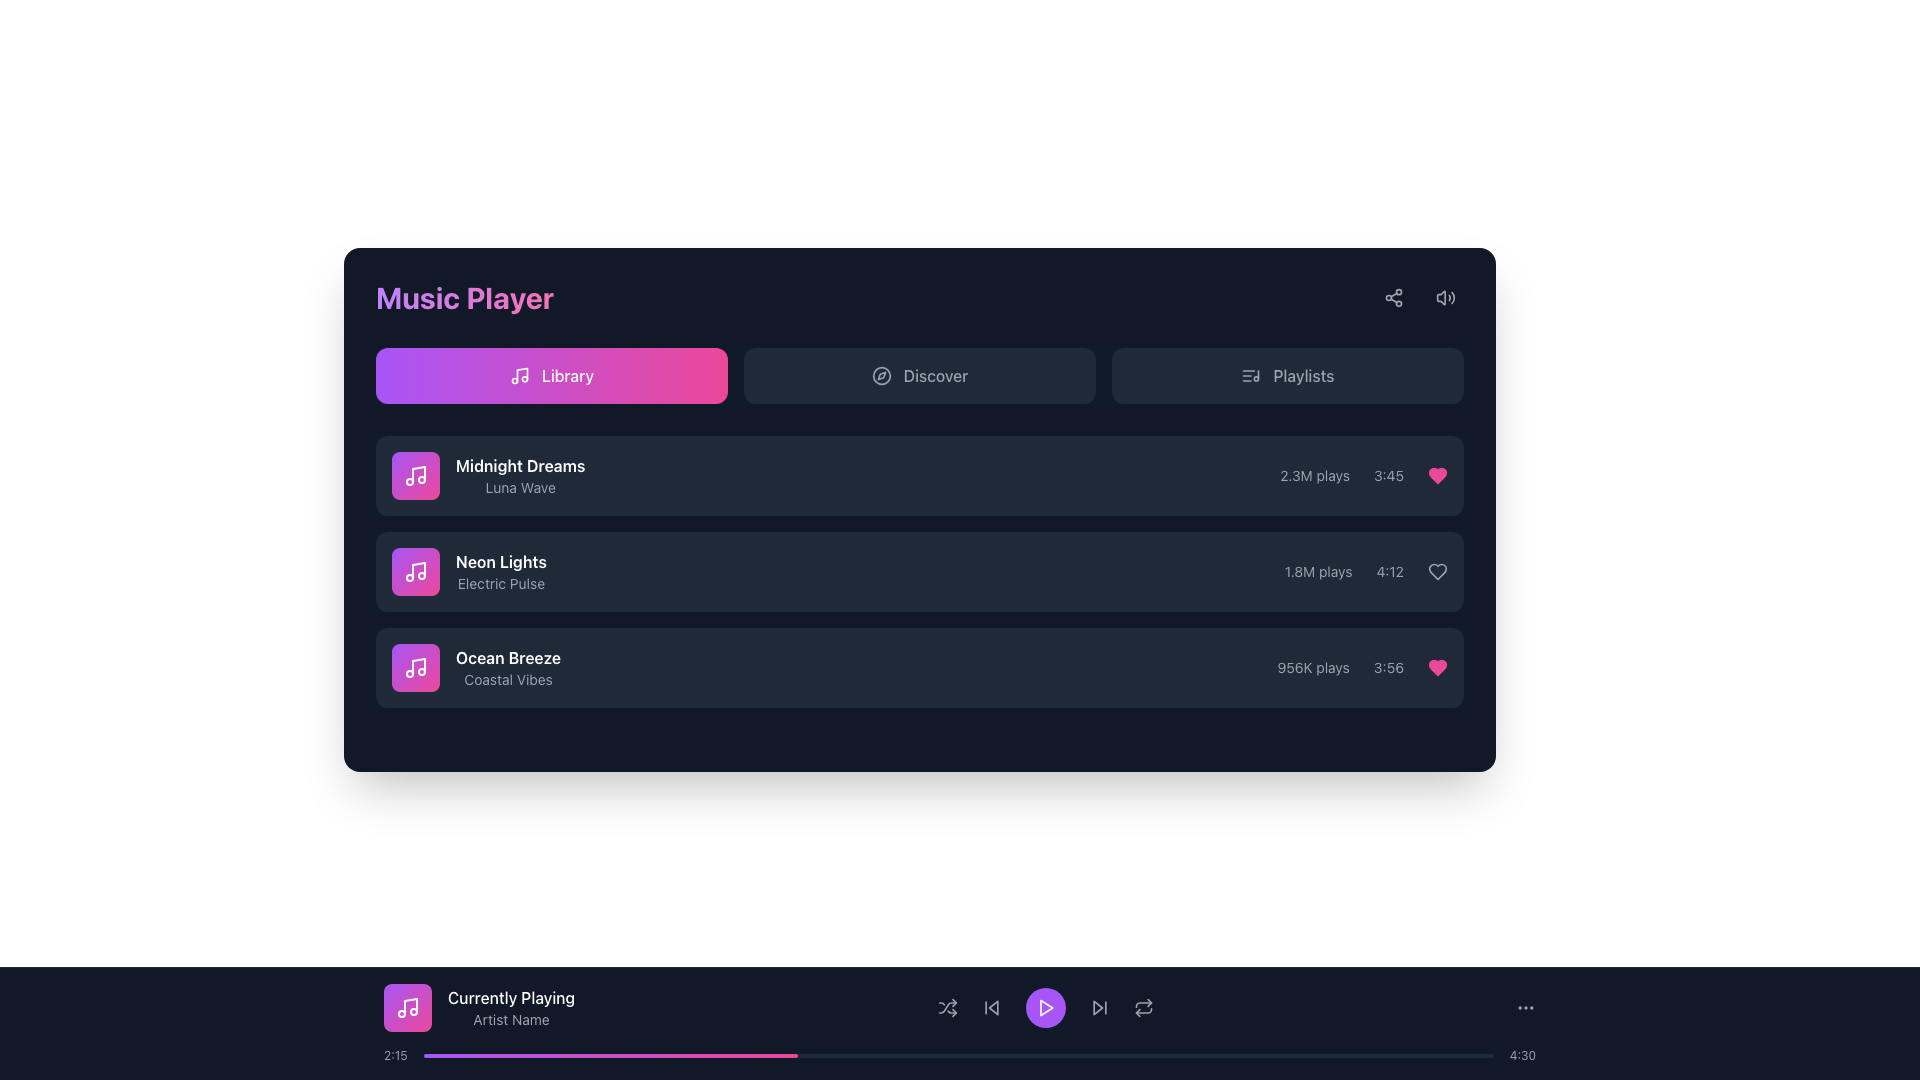 The image size is (1920, 1080). I want to click on the List item element displaying 'Ocean Breeze' and 'Coastal Vibes', so click(475, 667).